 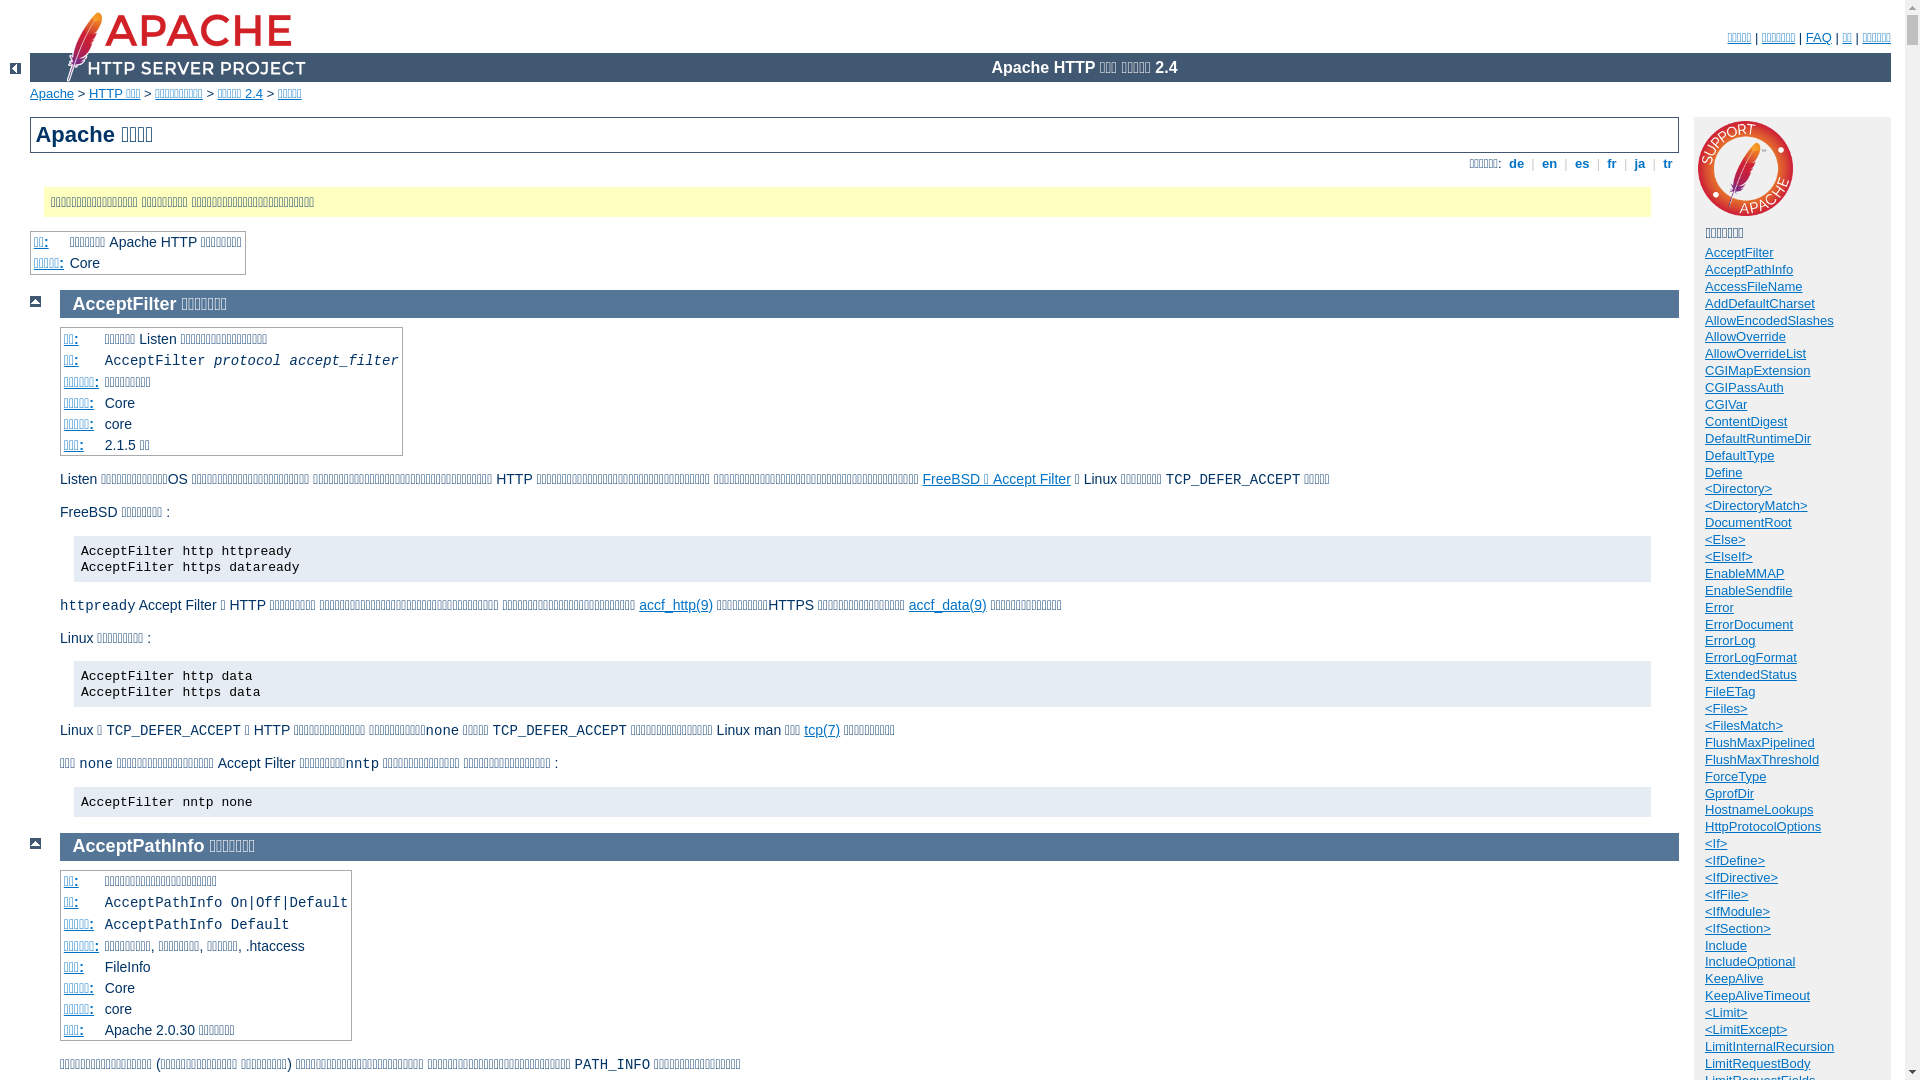 What do you see at coordinates (1727, 556) in the screenshot?
I see `'<ElseIf>'` at bounding box center [1727, 556].